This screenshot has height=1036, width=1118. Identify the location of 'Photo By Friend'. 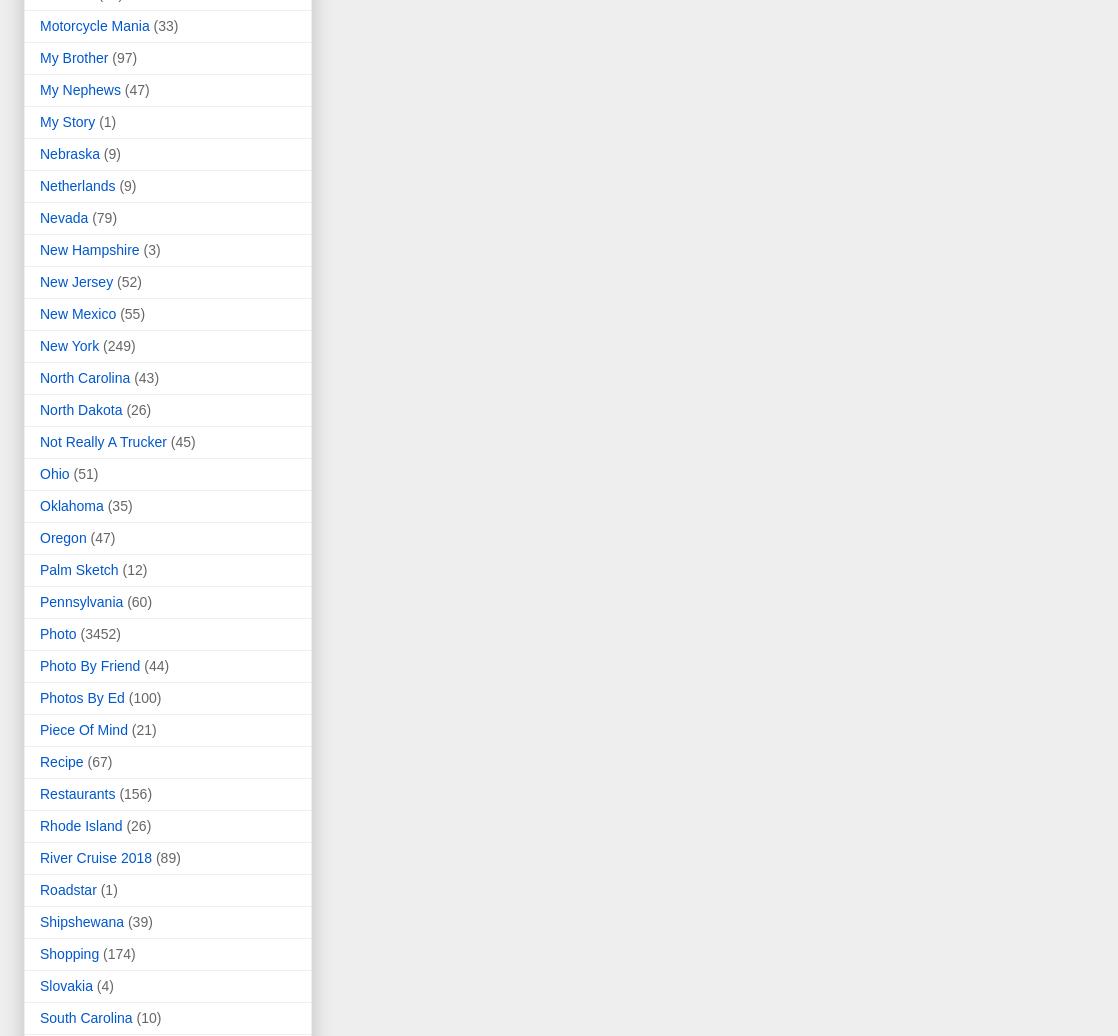
(89, 666).